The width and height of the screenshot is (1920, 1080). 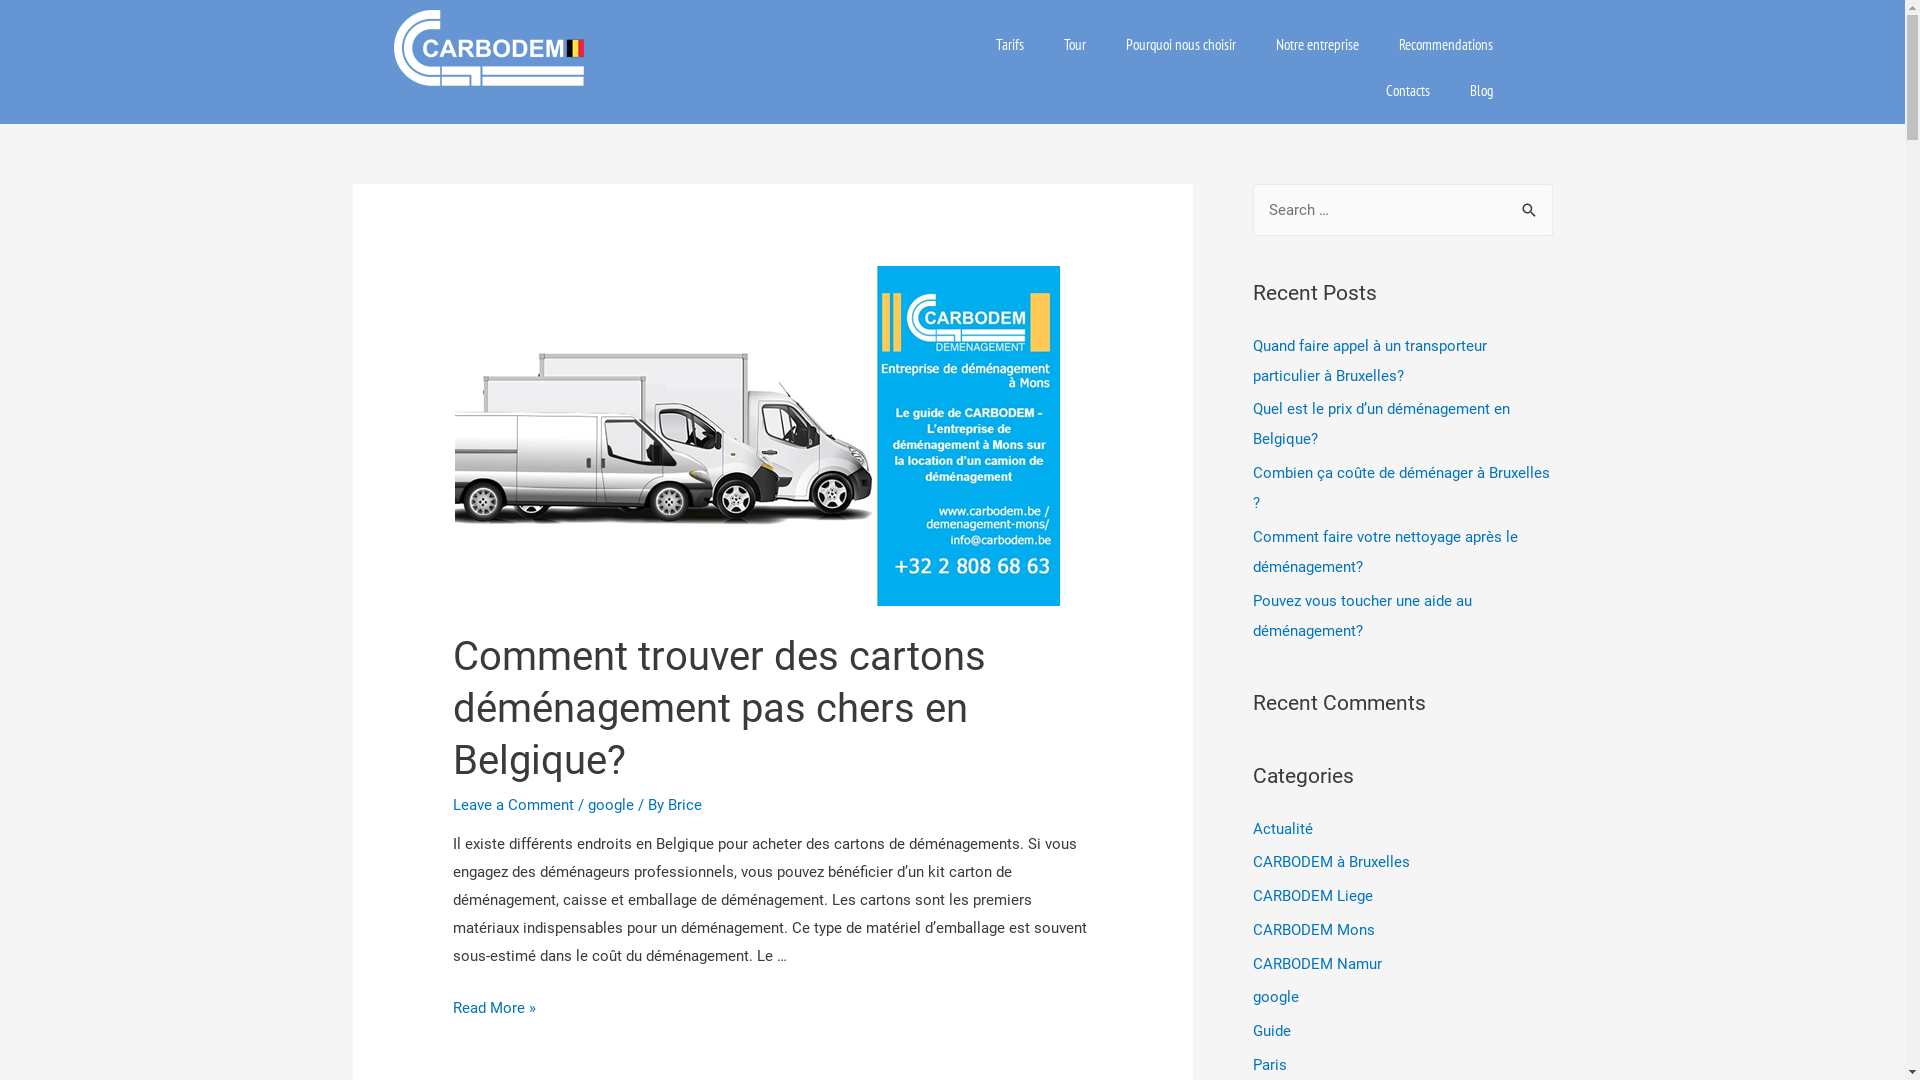 I want to click on 'Notre entreprise', so click(x=1317, y=45).